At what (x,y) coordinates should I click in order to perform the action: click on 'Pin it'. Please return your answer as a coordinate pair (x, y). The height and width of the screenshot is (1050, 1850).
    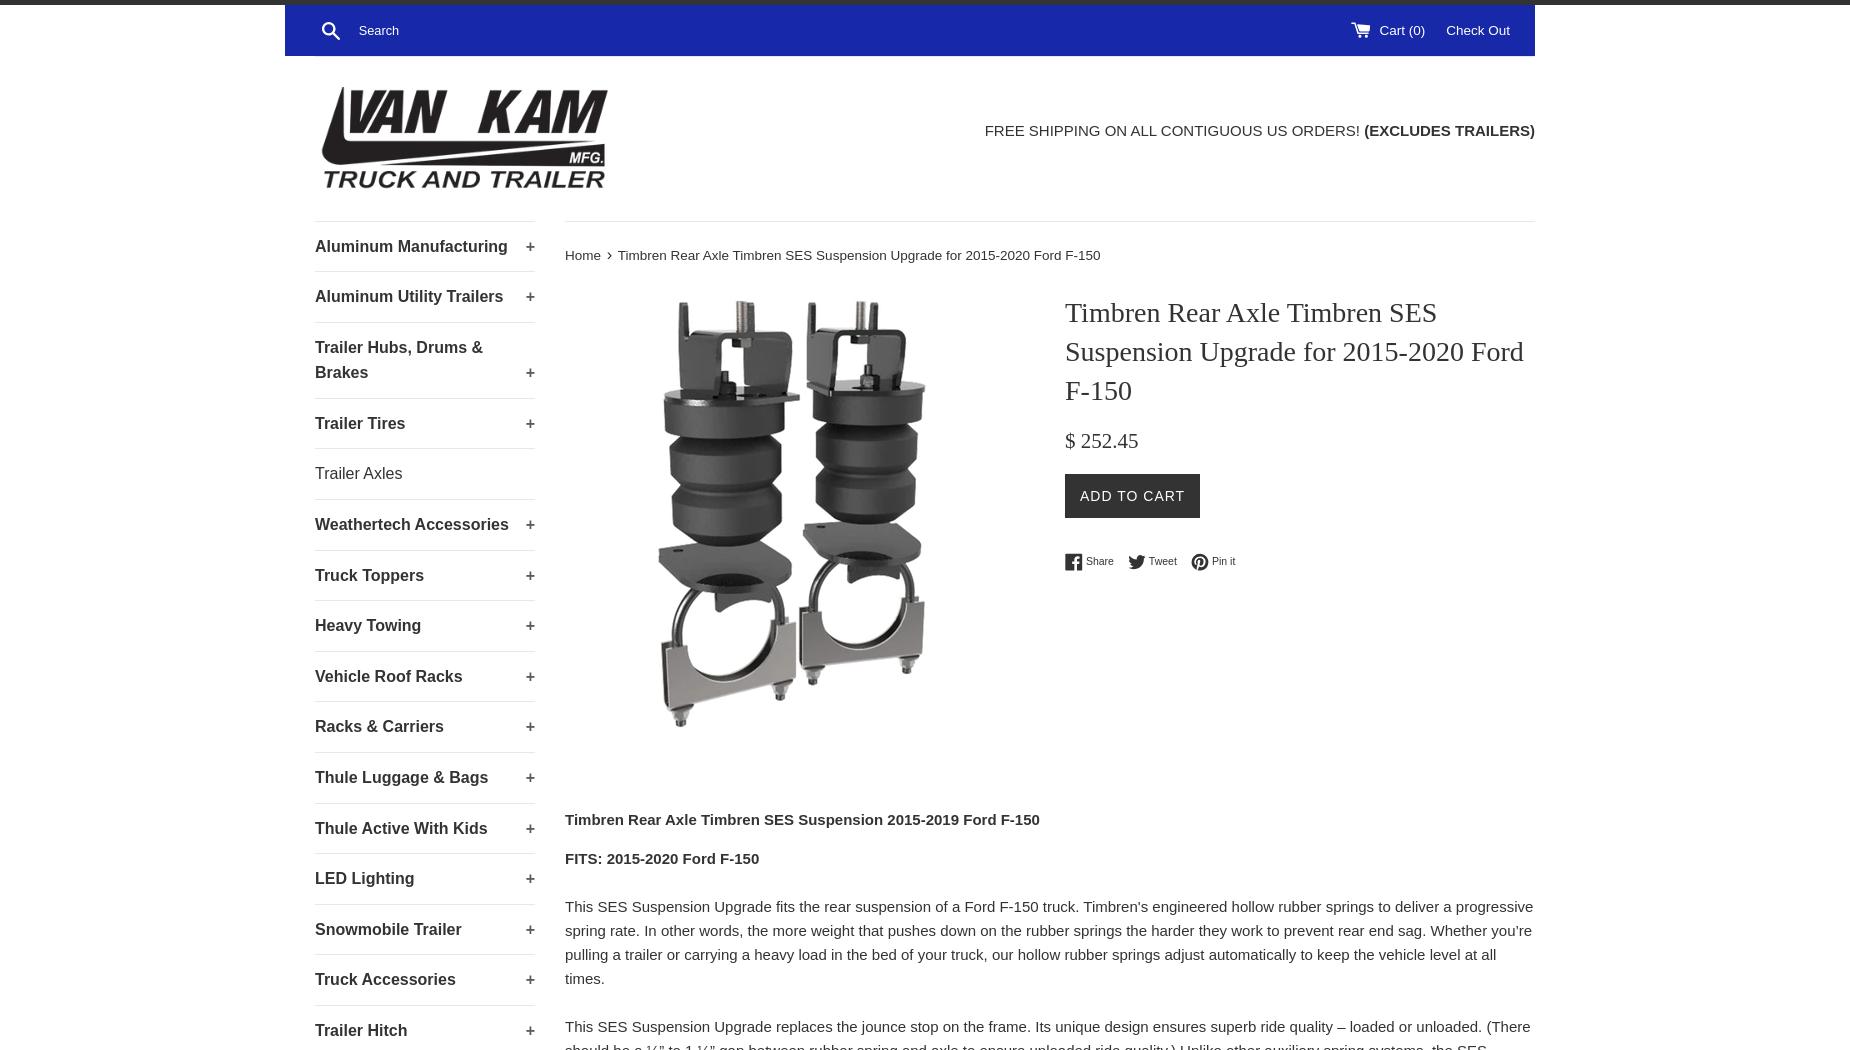
    Looking at the image, I should click on (1222, 561).